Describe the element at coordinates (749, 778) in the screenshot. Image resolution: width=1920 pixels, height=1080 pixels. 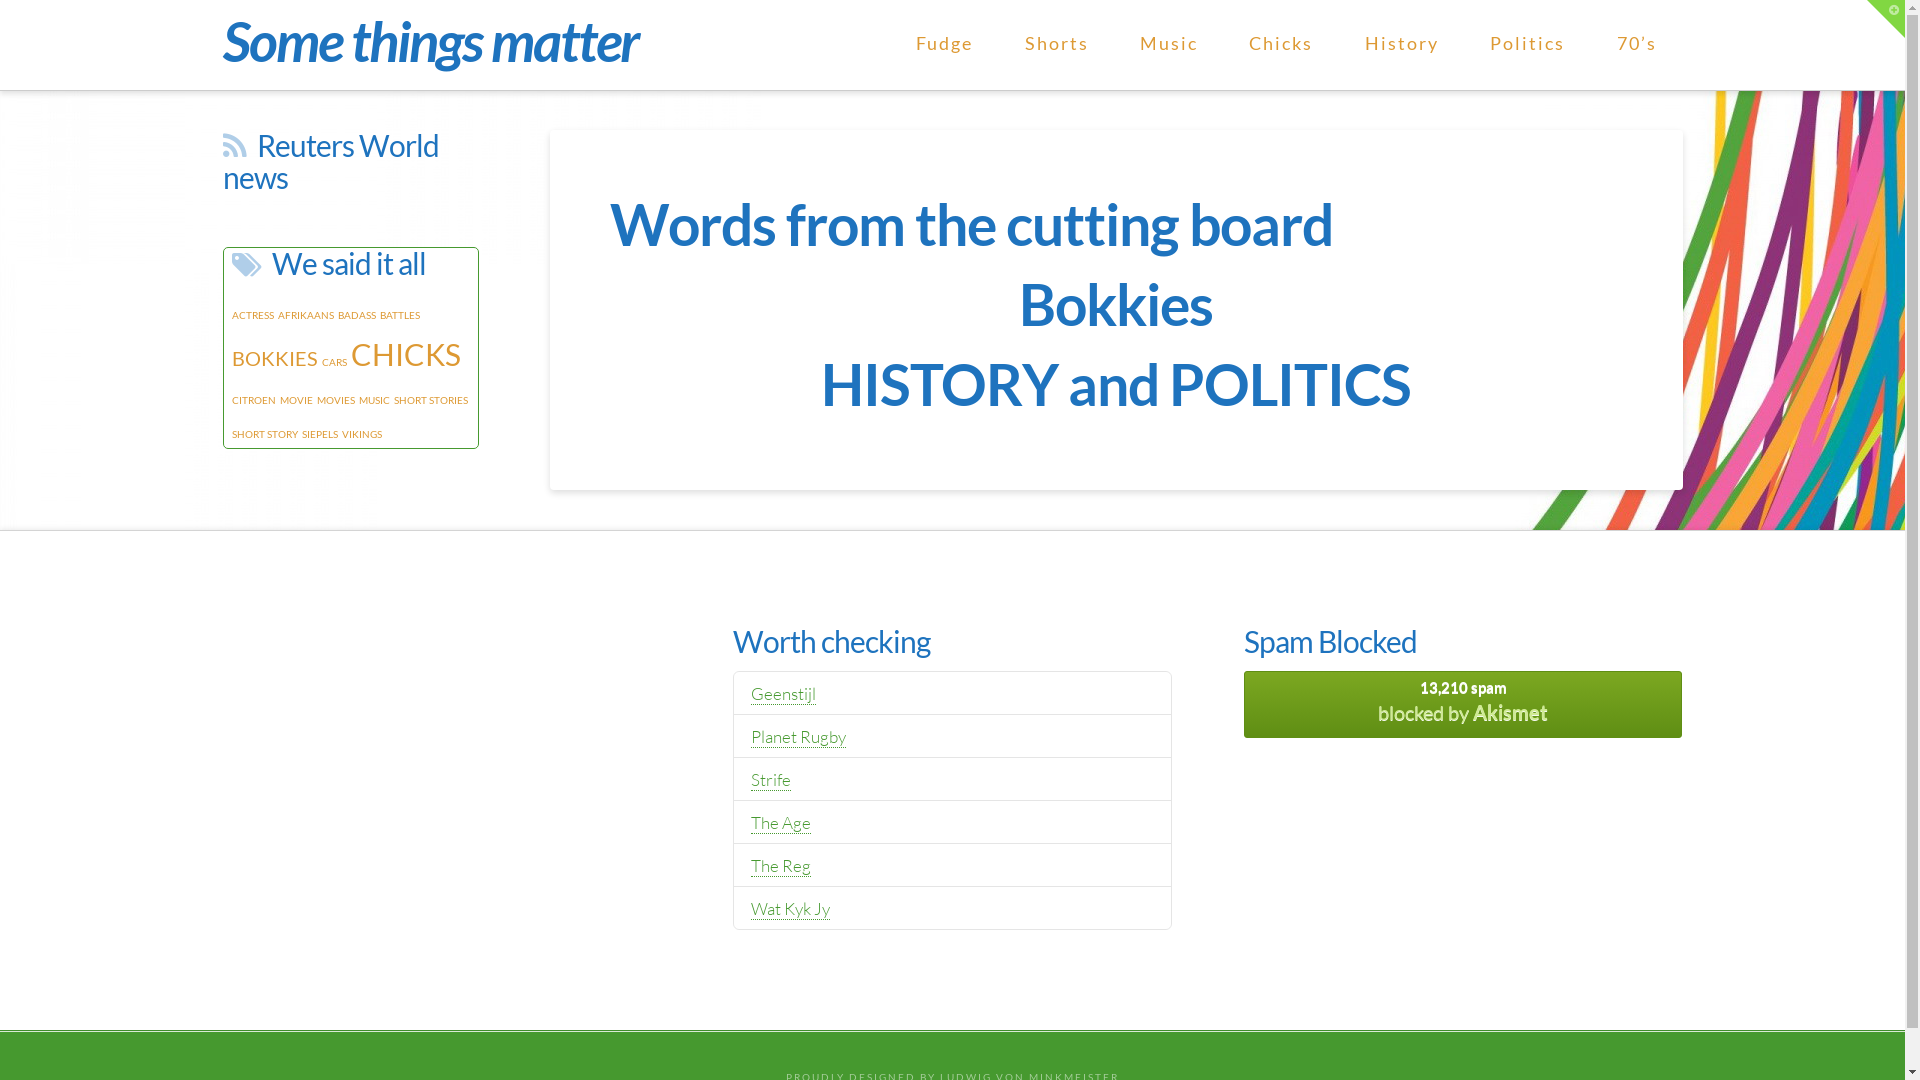
I see `'Strife'` at that location.